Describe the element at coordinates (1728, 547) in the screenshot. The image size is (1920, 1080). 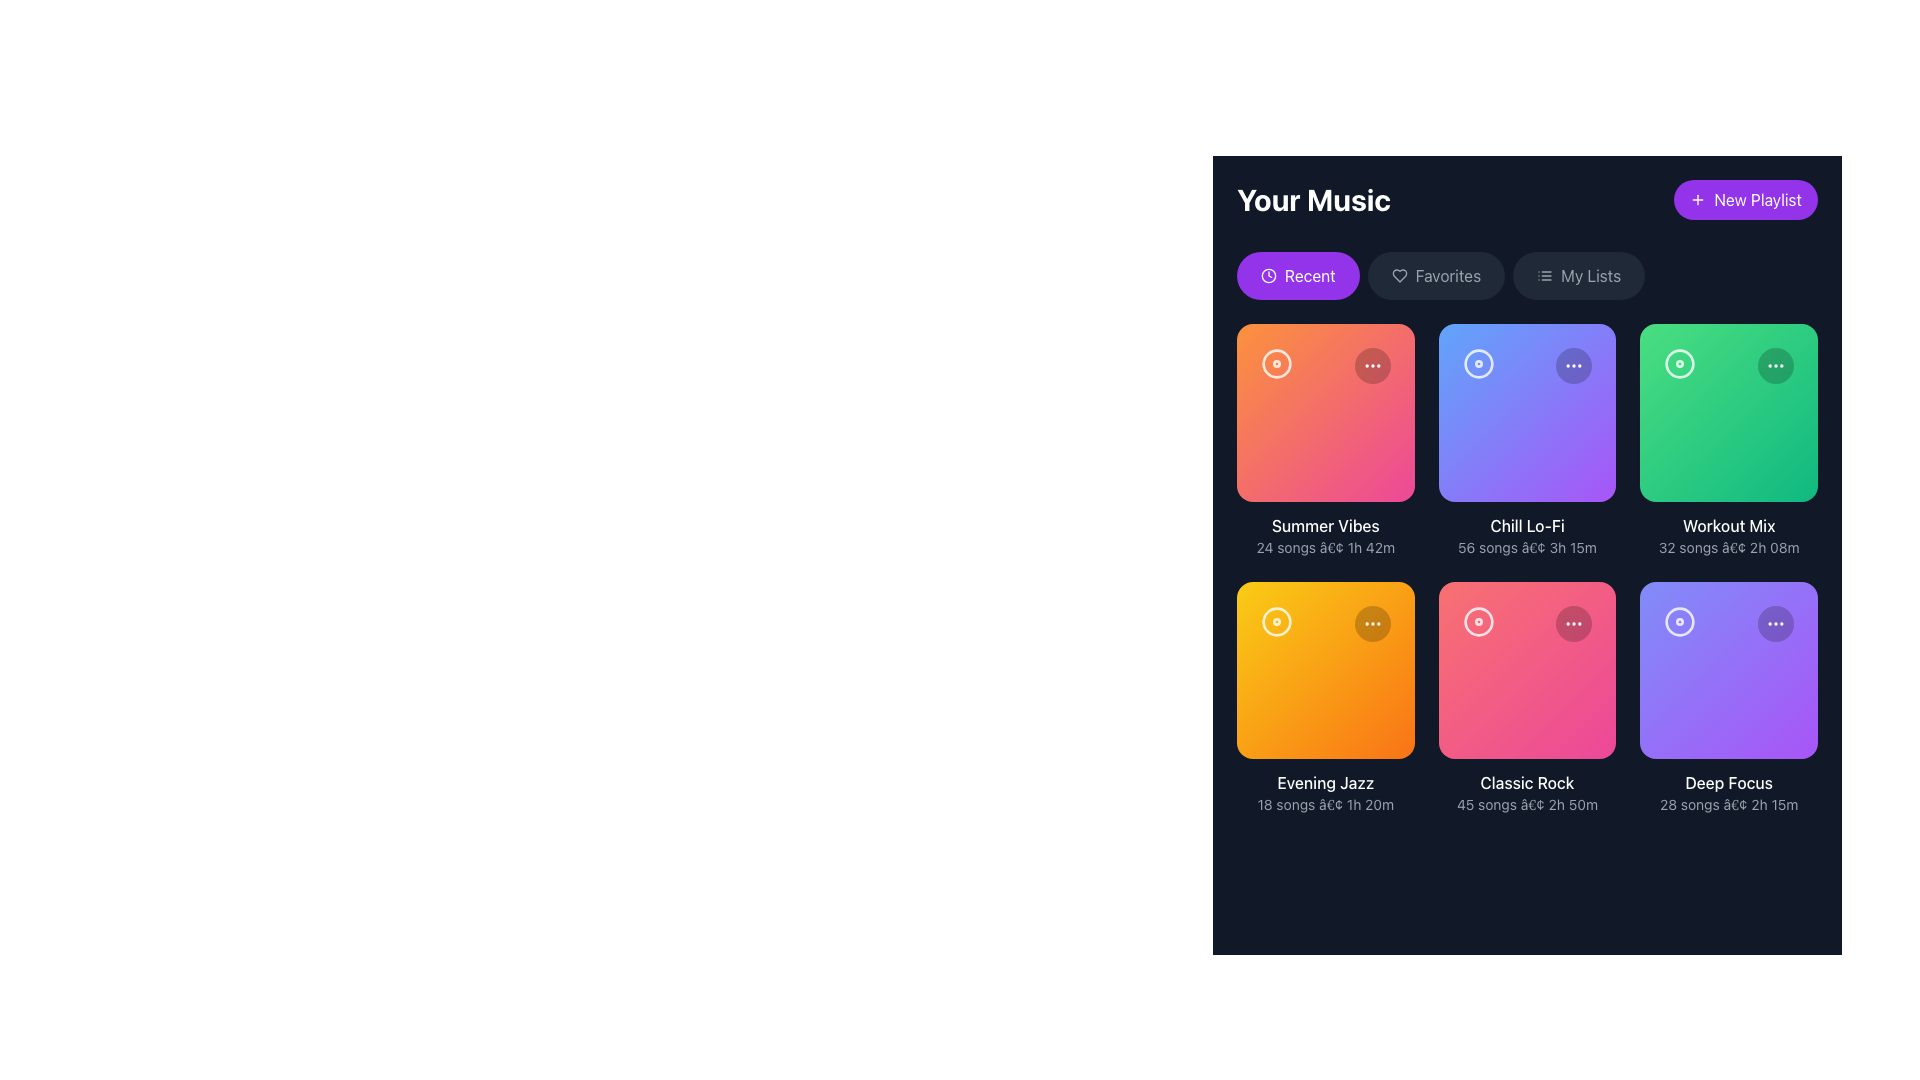
I see `the text label that displays the metadata for the 'Workout Mix' playlist, which shows the number of songs and total duration` at that location.